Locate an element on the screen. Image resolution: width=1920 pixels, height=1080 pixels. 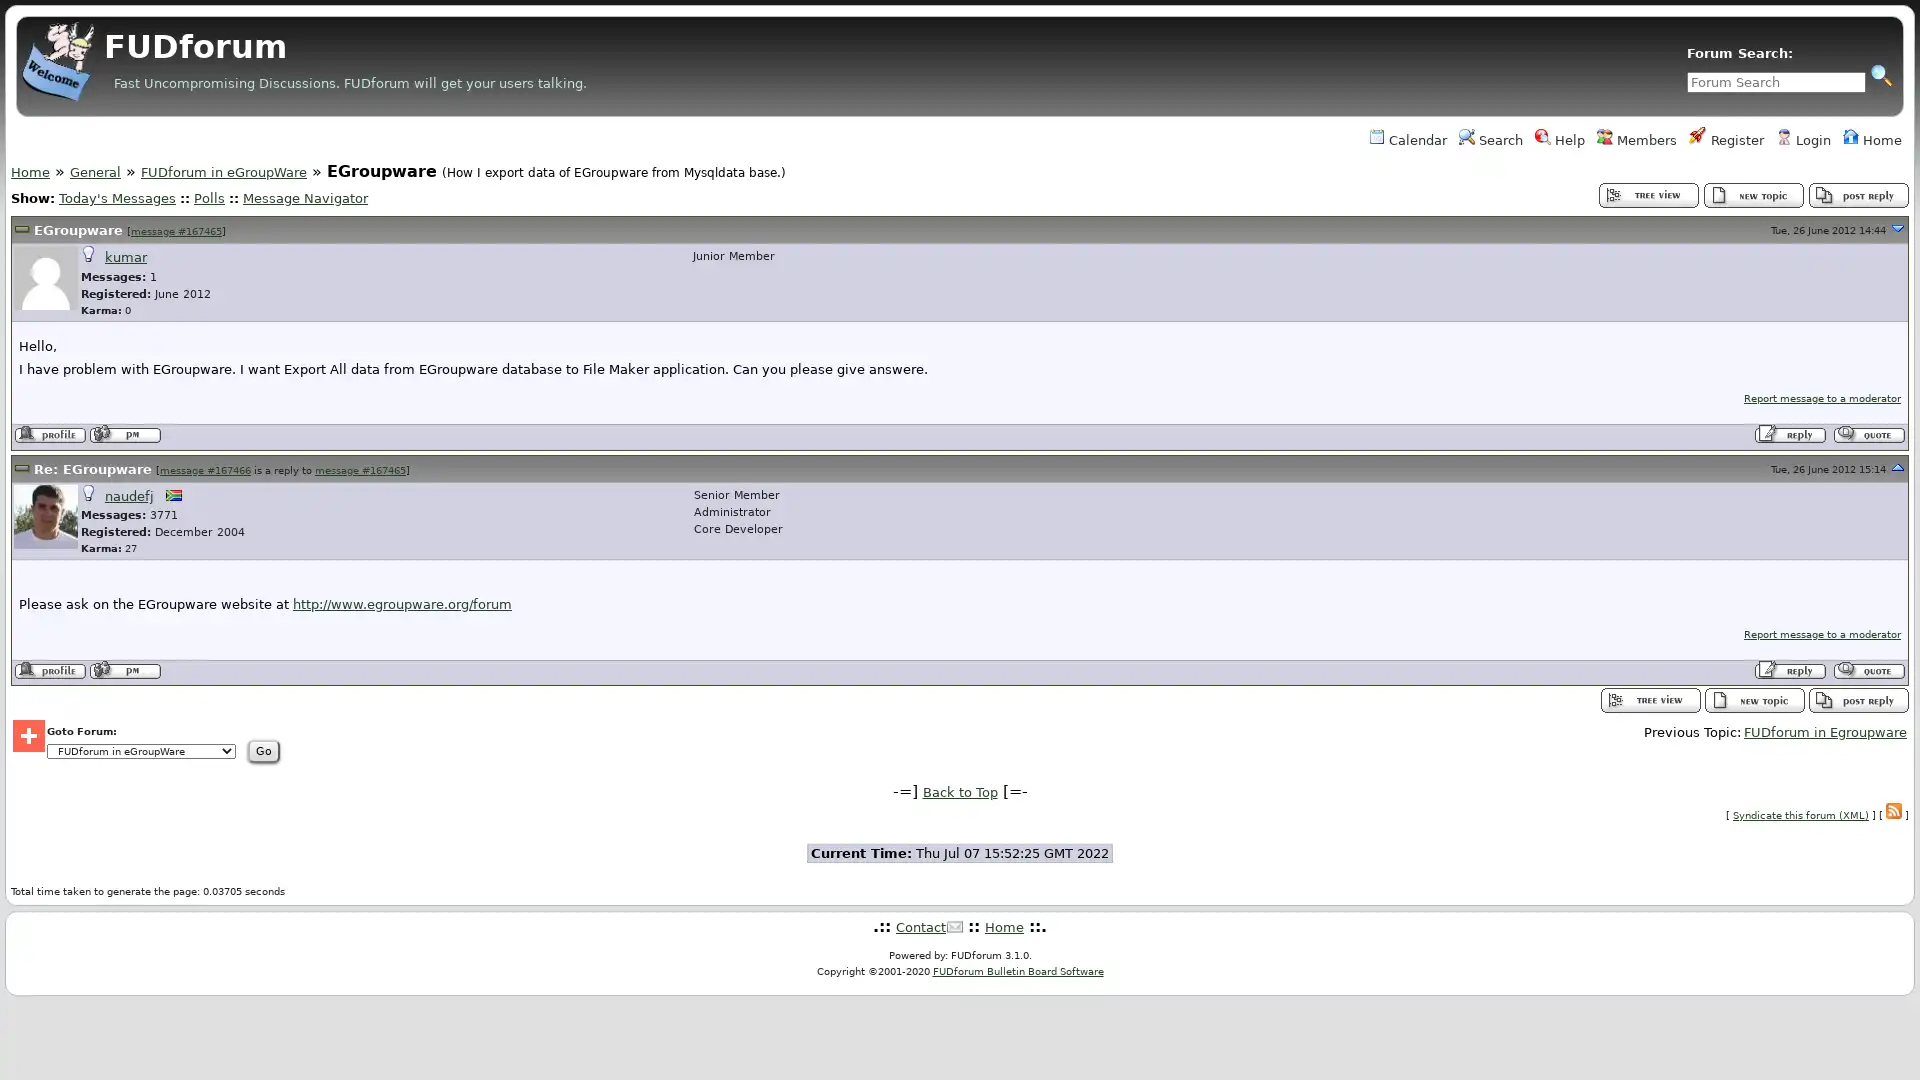
Go is located at coordinates (407, 751).